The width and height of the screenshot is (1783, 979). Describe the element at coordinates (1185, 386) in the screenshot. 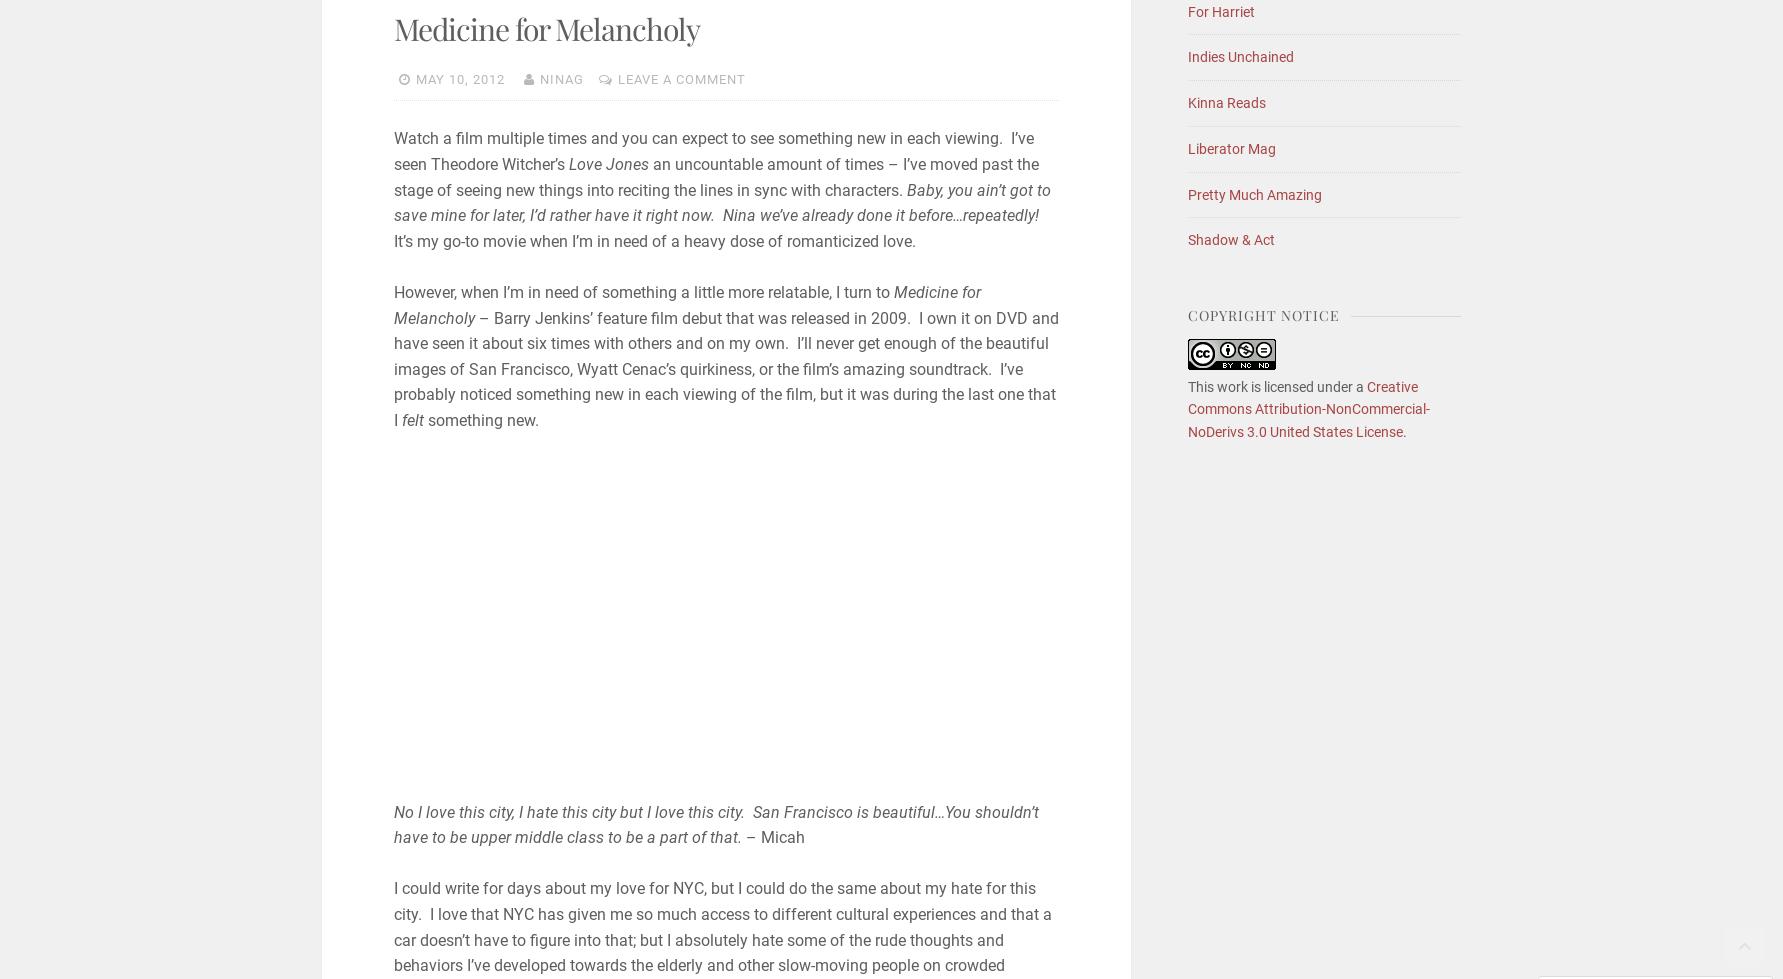

I see `'This work is licensed under a'` at that location.